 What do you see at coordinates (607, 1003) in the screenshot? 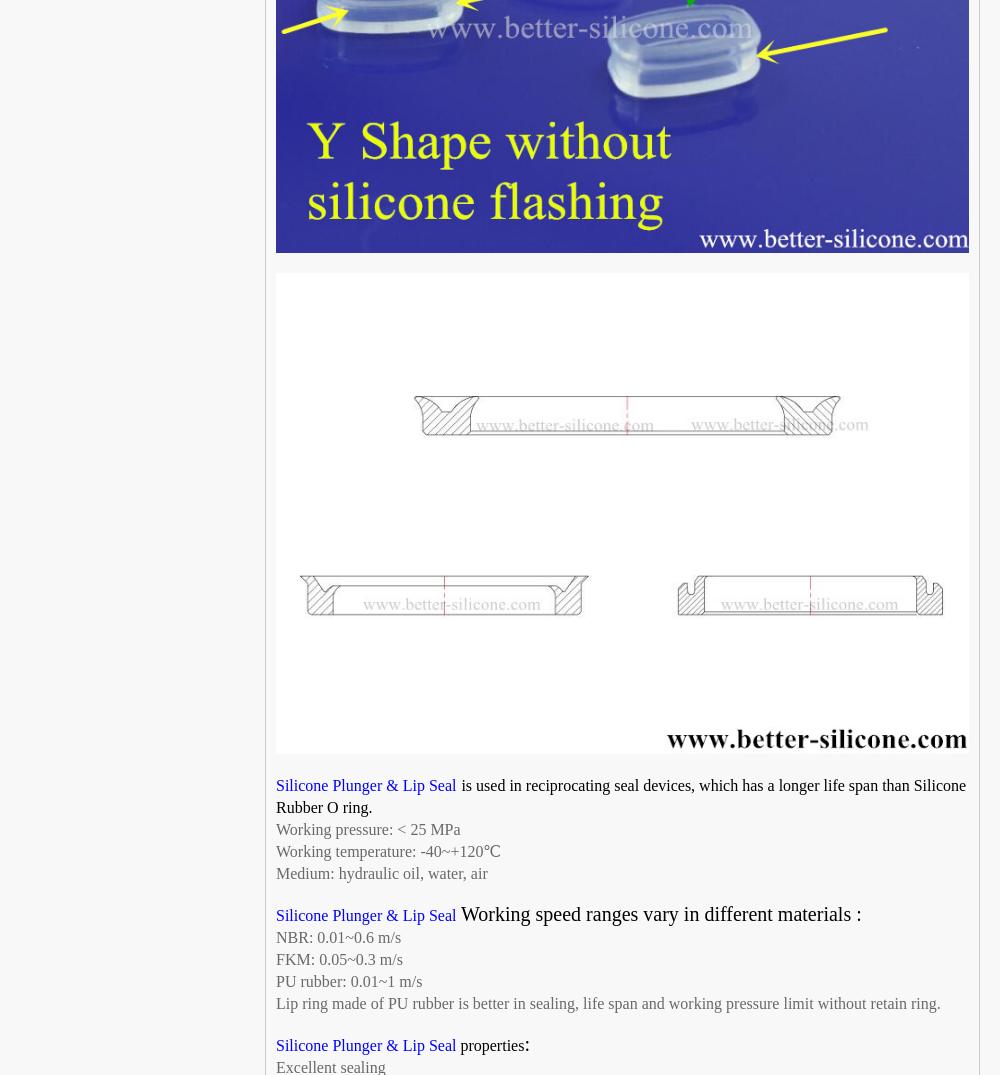
I see `'Lip ring made of PU rubber is better in sealing, life span and working pressure limit without retain ring.'` at bounding box center [607, 1003].